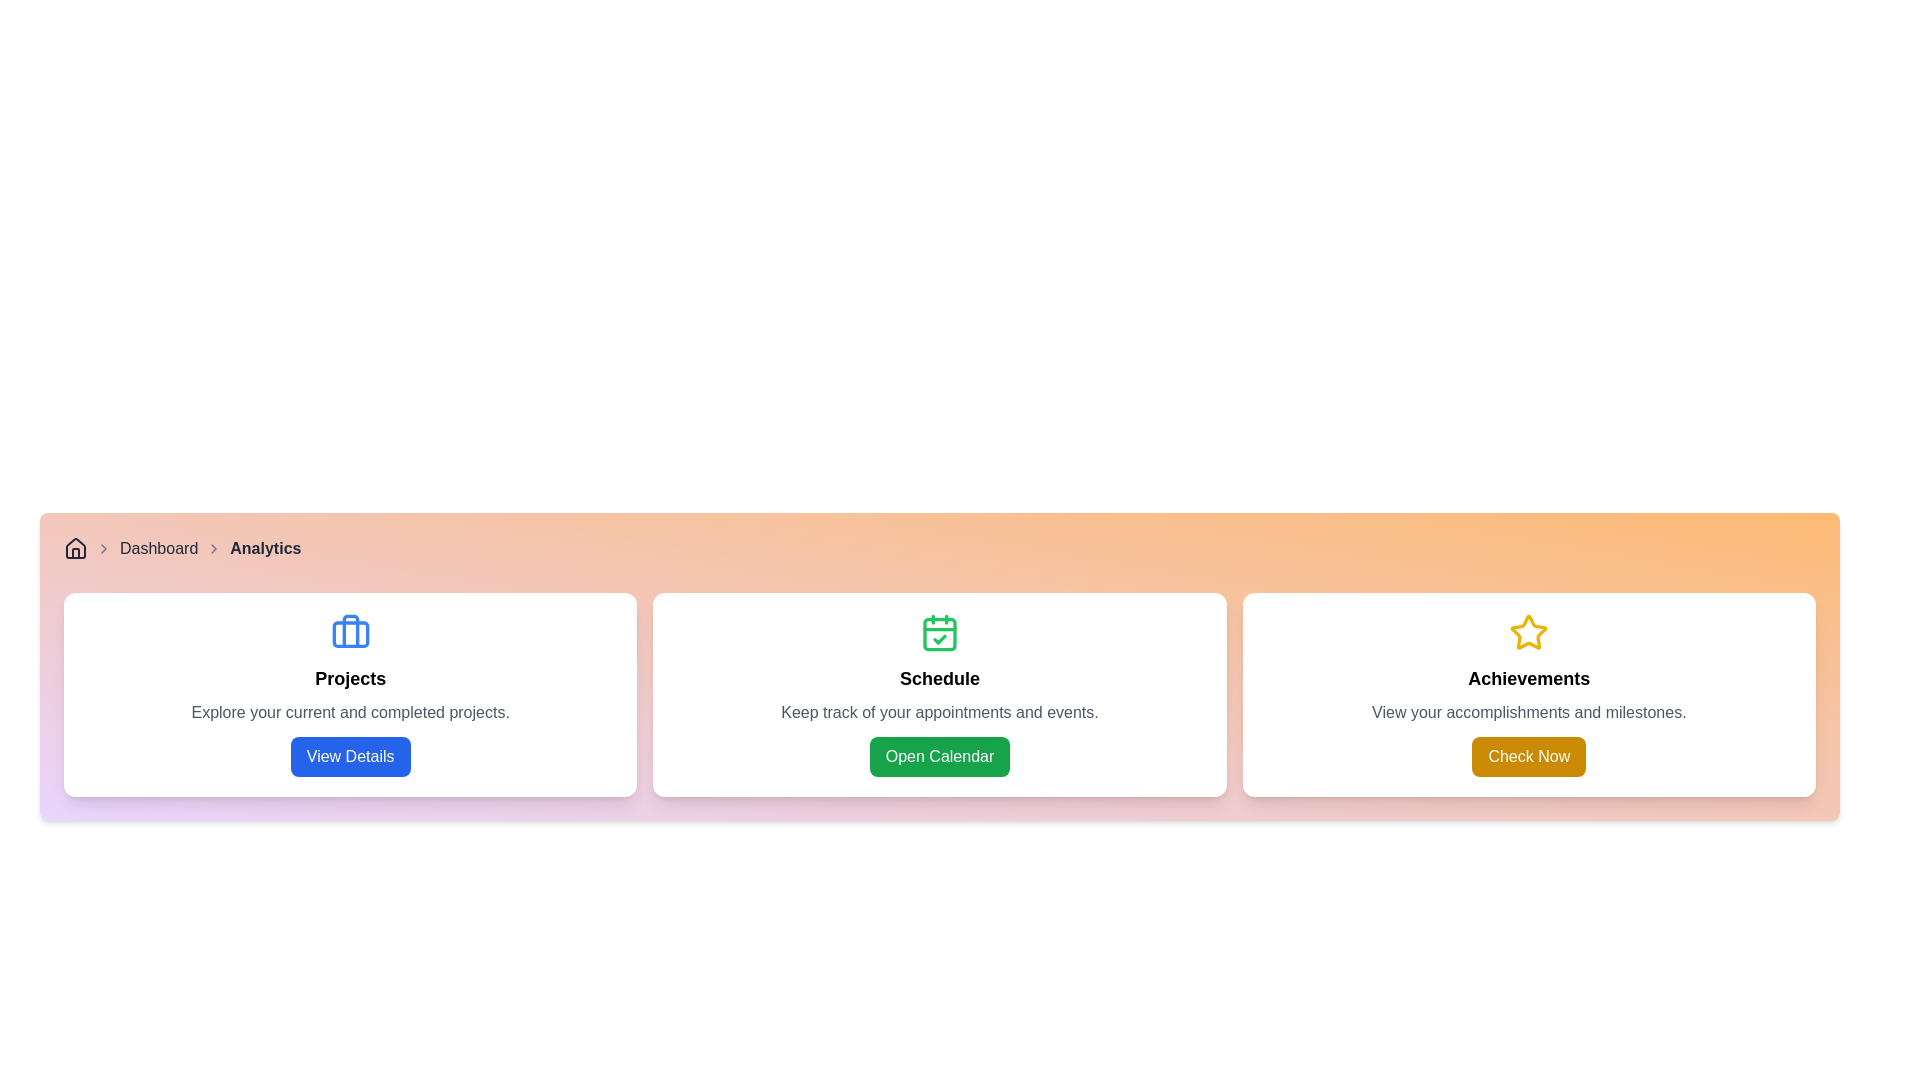 This screenshot has height=1080, width=1920. What do you see at coordinates (1528, 756) in the screenshot?
I see `the rectangular button with a yellow background and white text 'Check Now' located at the bottom of the 'Achievements' card to trigger the hover effect` at bounding box center [1528, 756].